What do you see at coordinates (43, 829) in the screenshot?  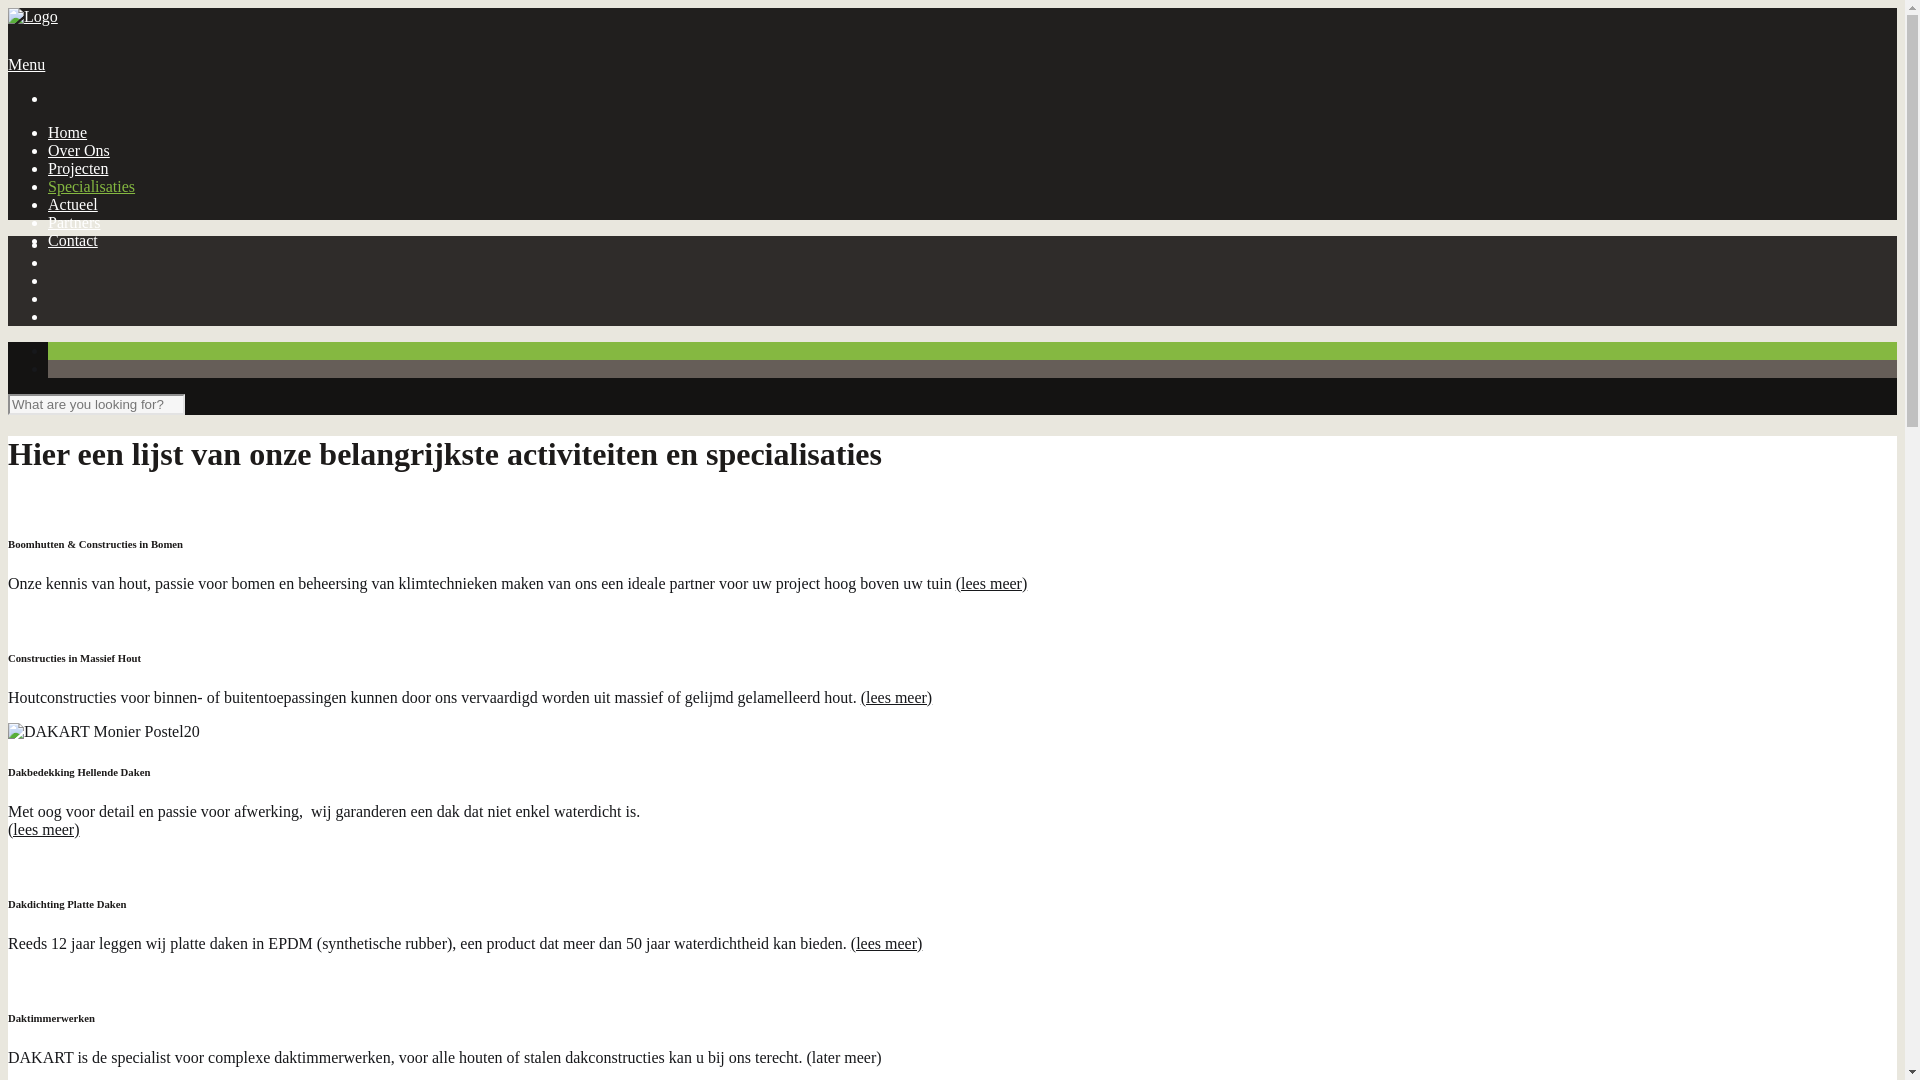 I see `'(lees meer)'` at bounding box center [43, 829].